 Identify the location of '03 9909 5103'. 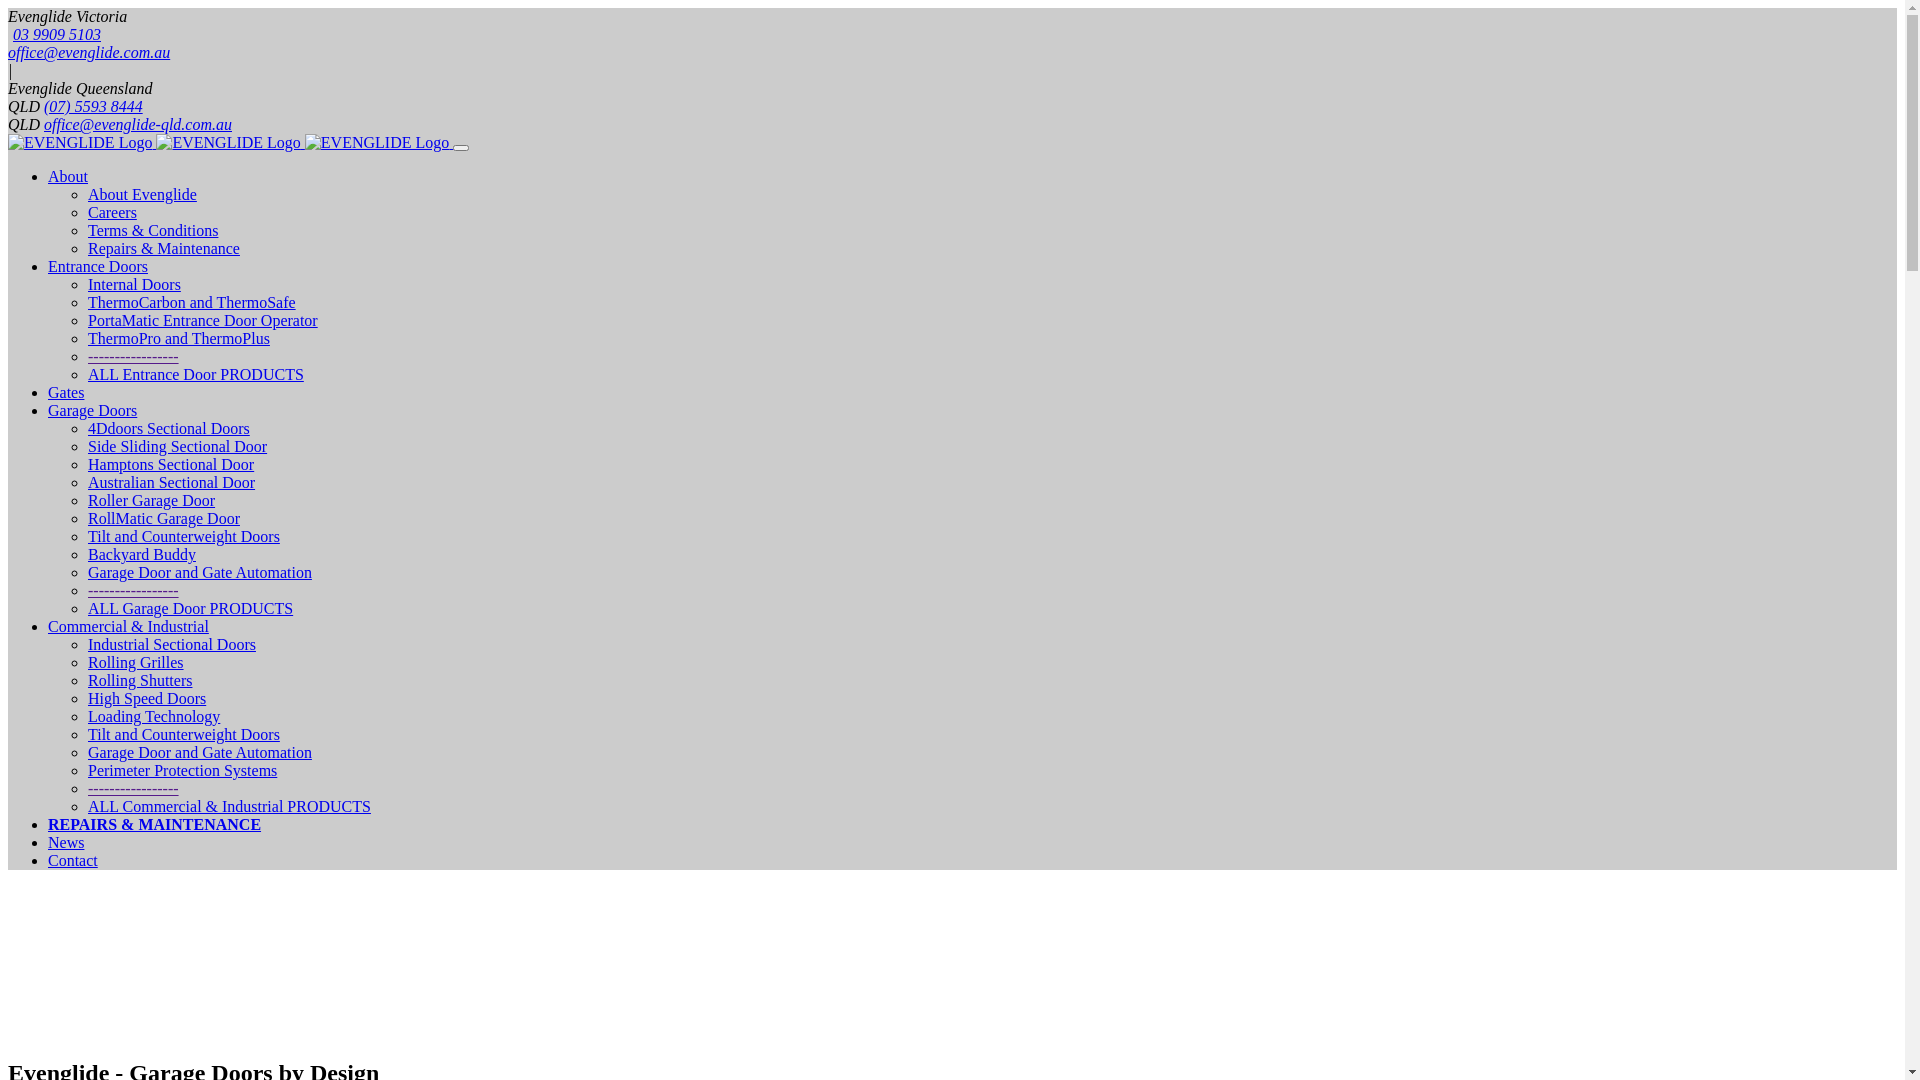
(54, 34).